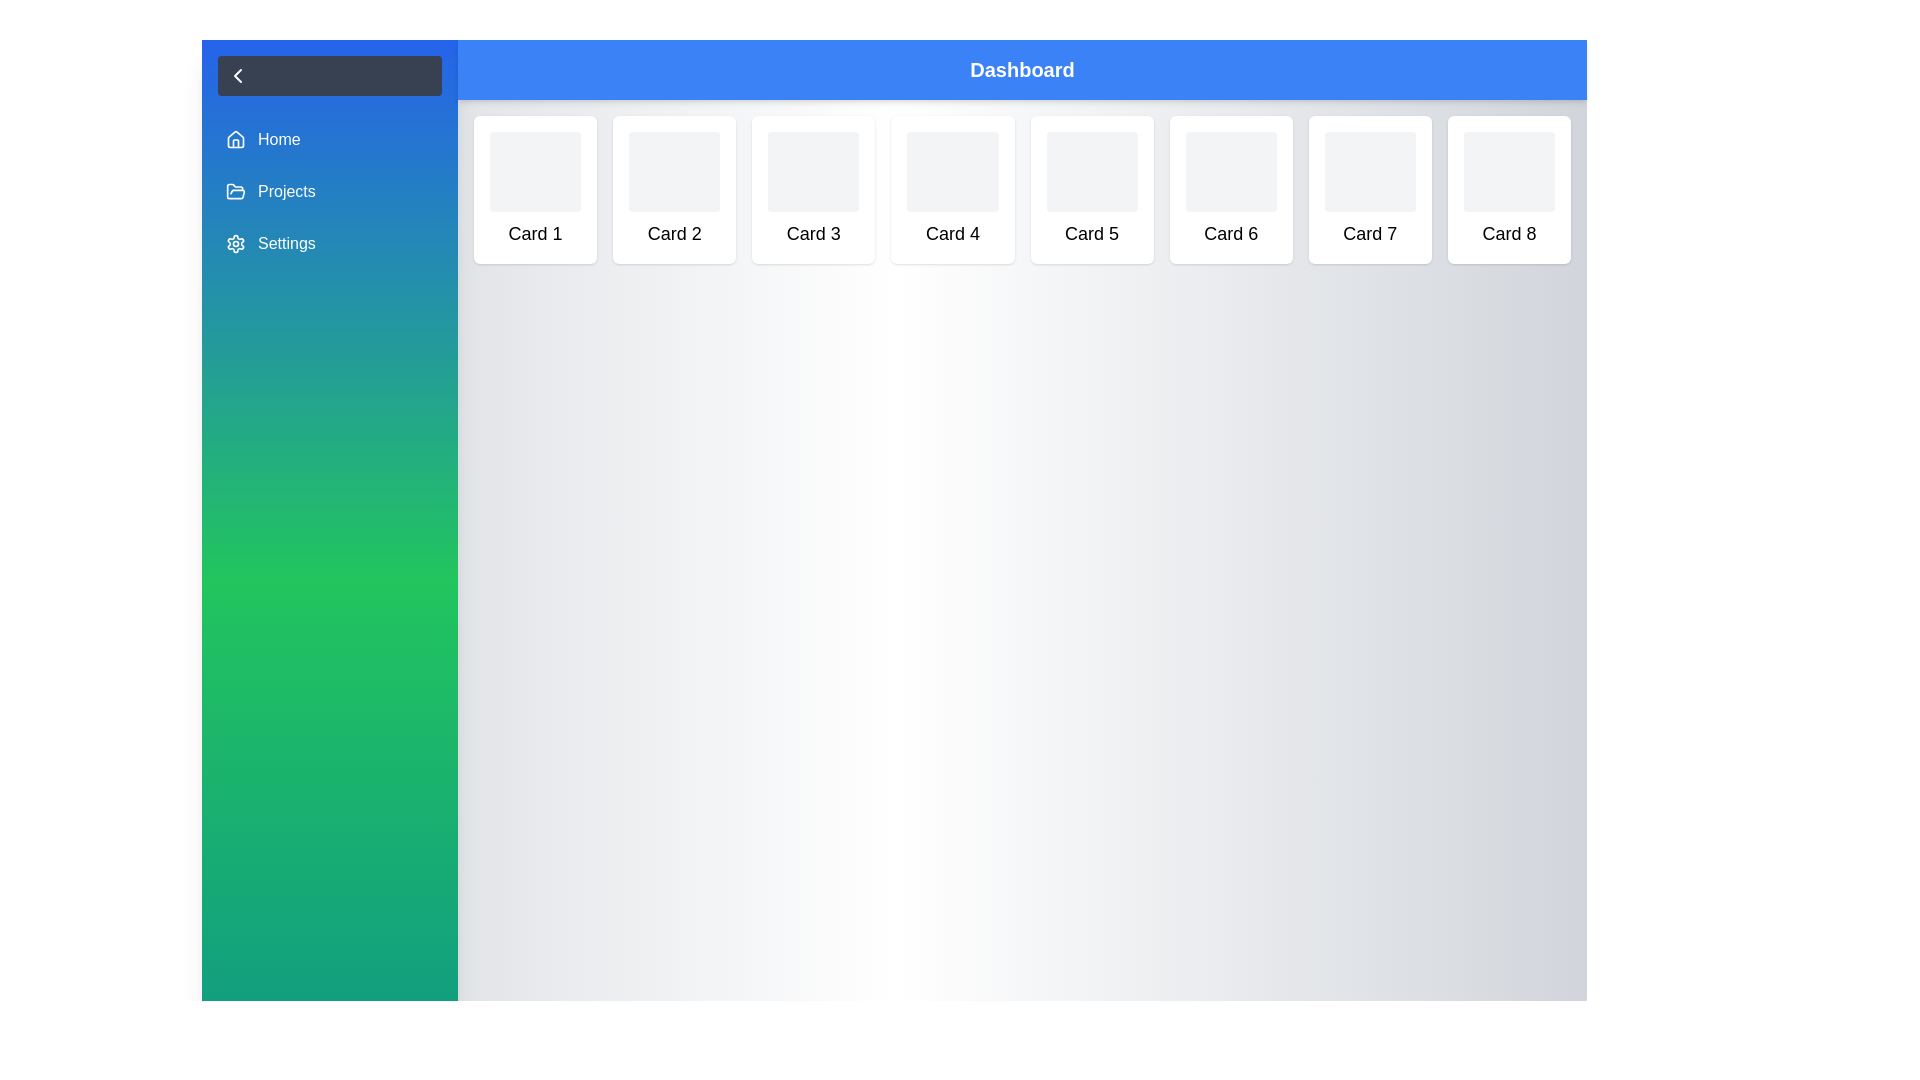  I want to click on the navigation item Projects, so click(330, 192).